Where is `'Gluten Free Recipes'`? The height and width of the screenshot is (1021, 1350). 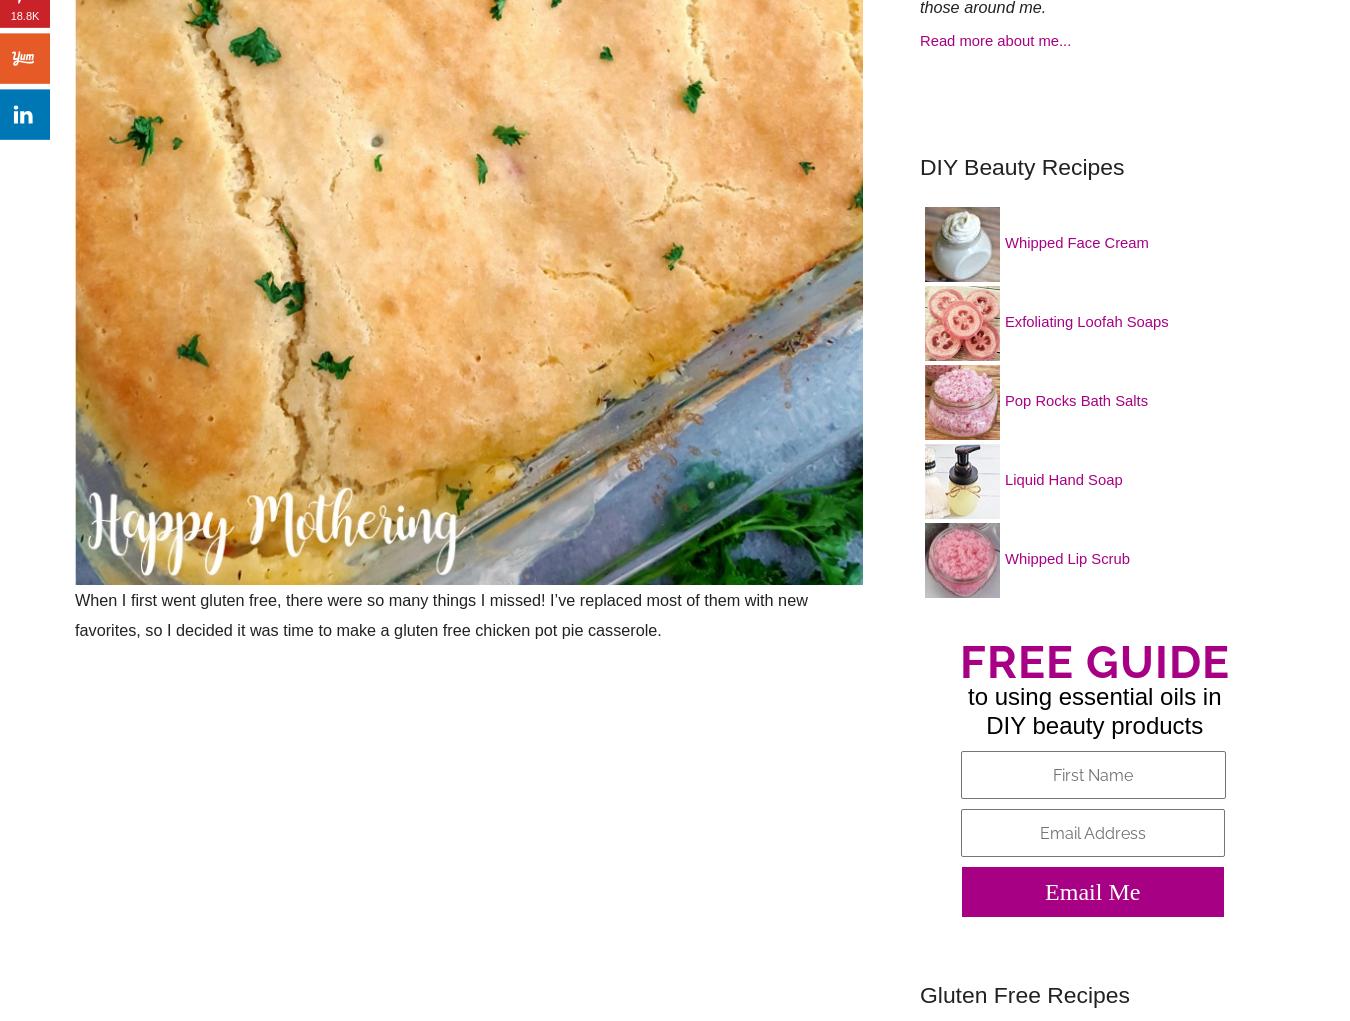 'Gluten Free Recipes' is located at coordinates (1024, 994).